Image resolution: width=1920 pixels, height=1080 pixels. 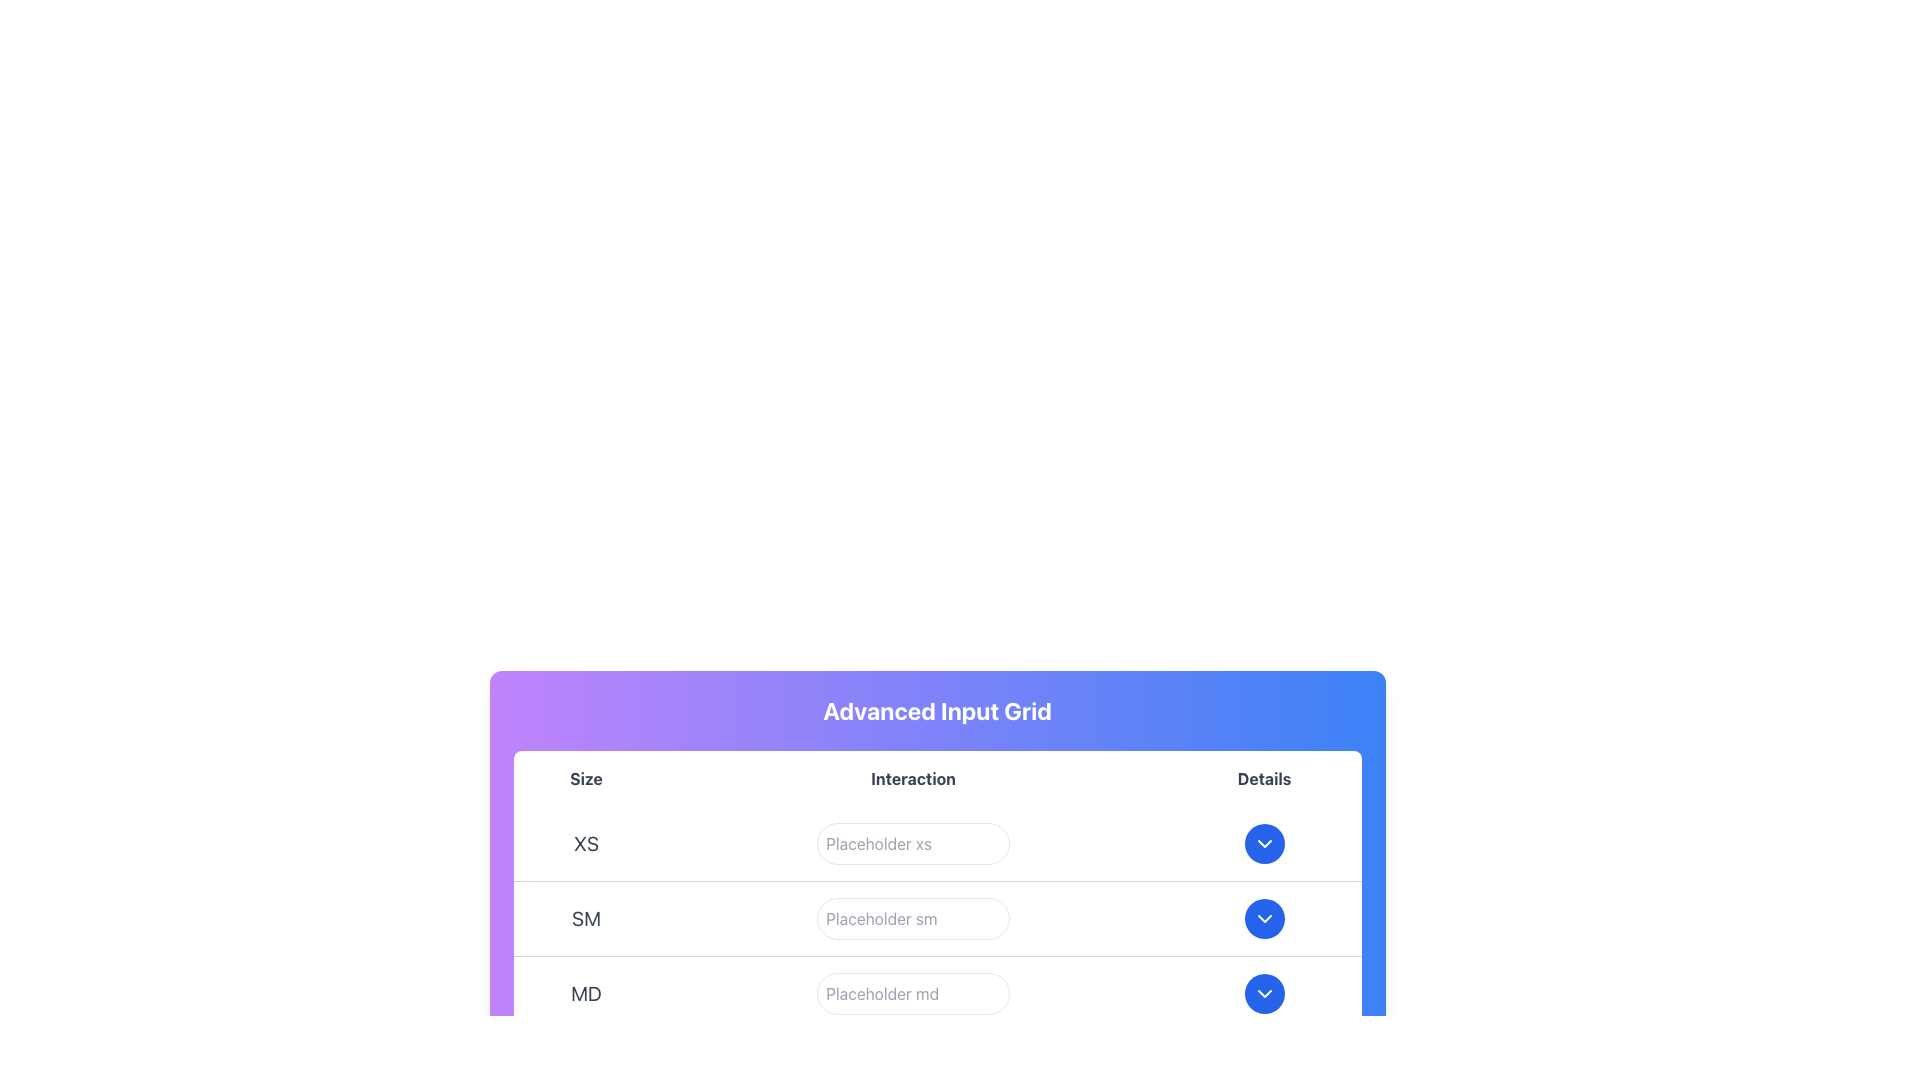 I want to click on the text input field with placeholder text 'Placeholder xs' located under the heading 'Interaction' in the 'XS' row to focus, so click(x=912, y=844).